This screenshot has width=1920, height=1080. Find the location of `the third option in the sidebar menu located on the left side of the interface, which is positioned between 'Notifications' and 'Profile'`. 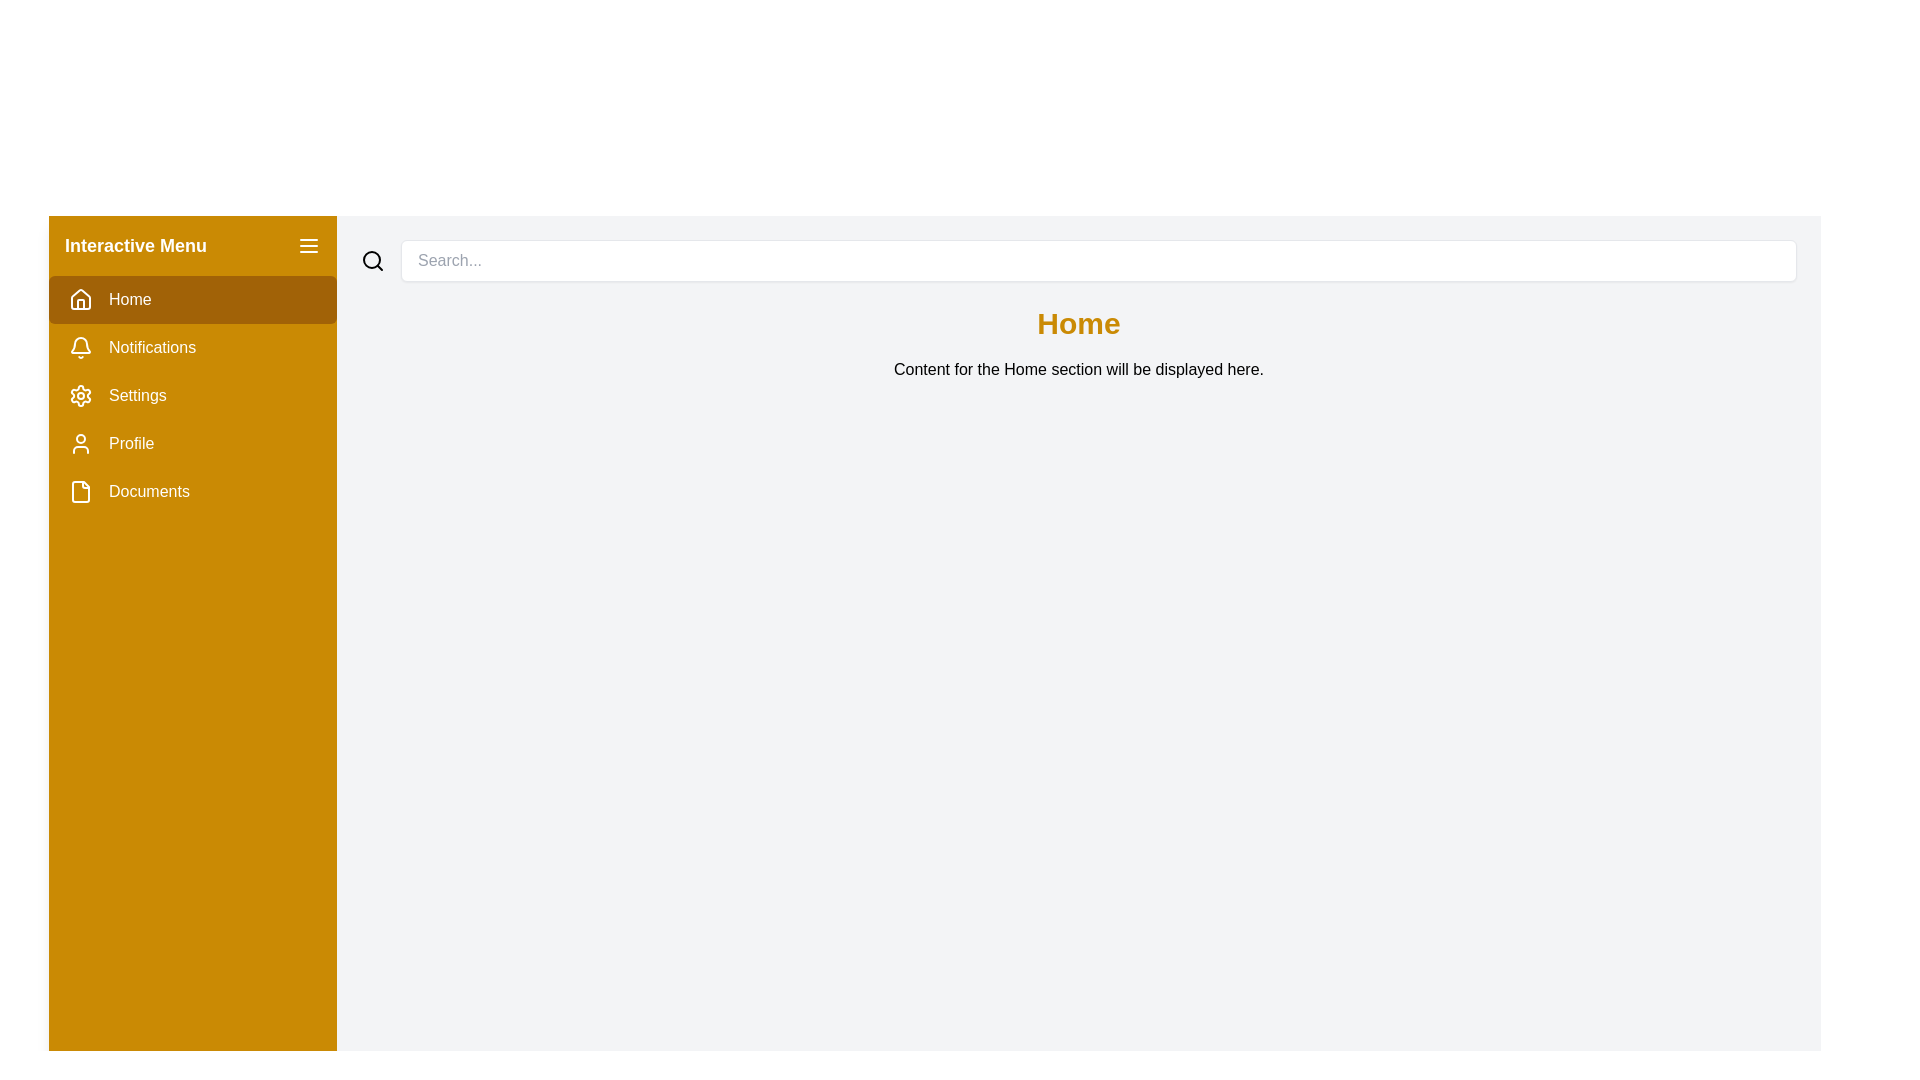

the third option in the sidebar menu located on the left side of the interface, which is positioned between 'Notifications' and 'Profile' is located at coordinates (192, 396).